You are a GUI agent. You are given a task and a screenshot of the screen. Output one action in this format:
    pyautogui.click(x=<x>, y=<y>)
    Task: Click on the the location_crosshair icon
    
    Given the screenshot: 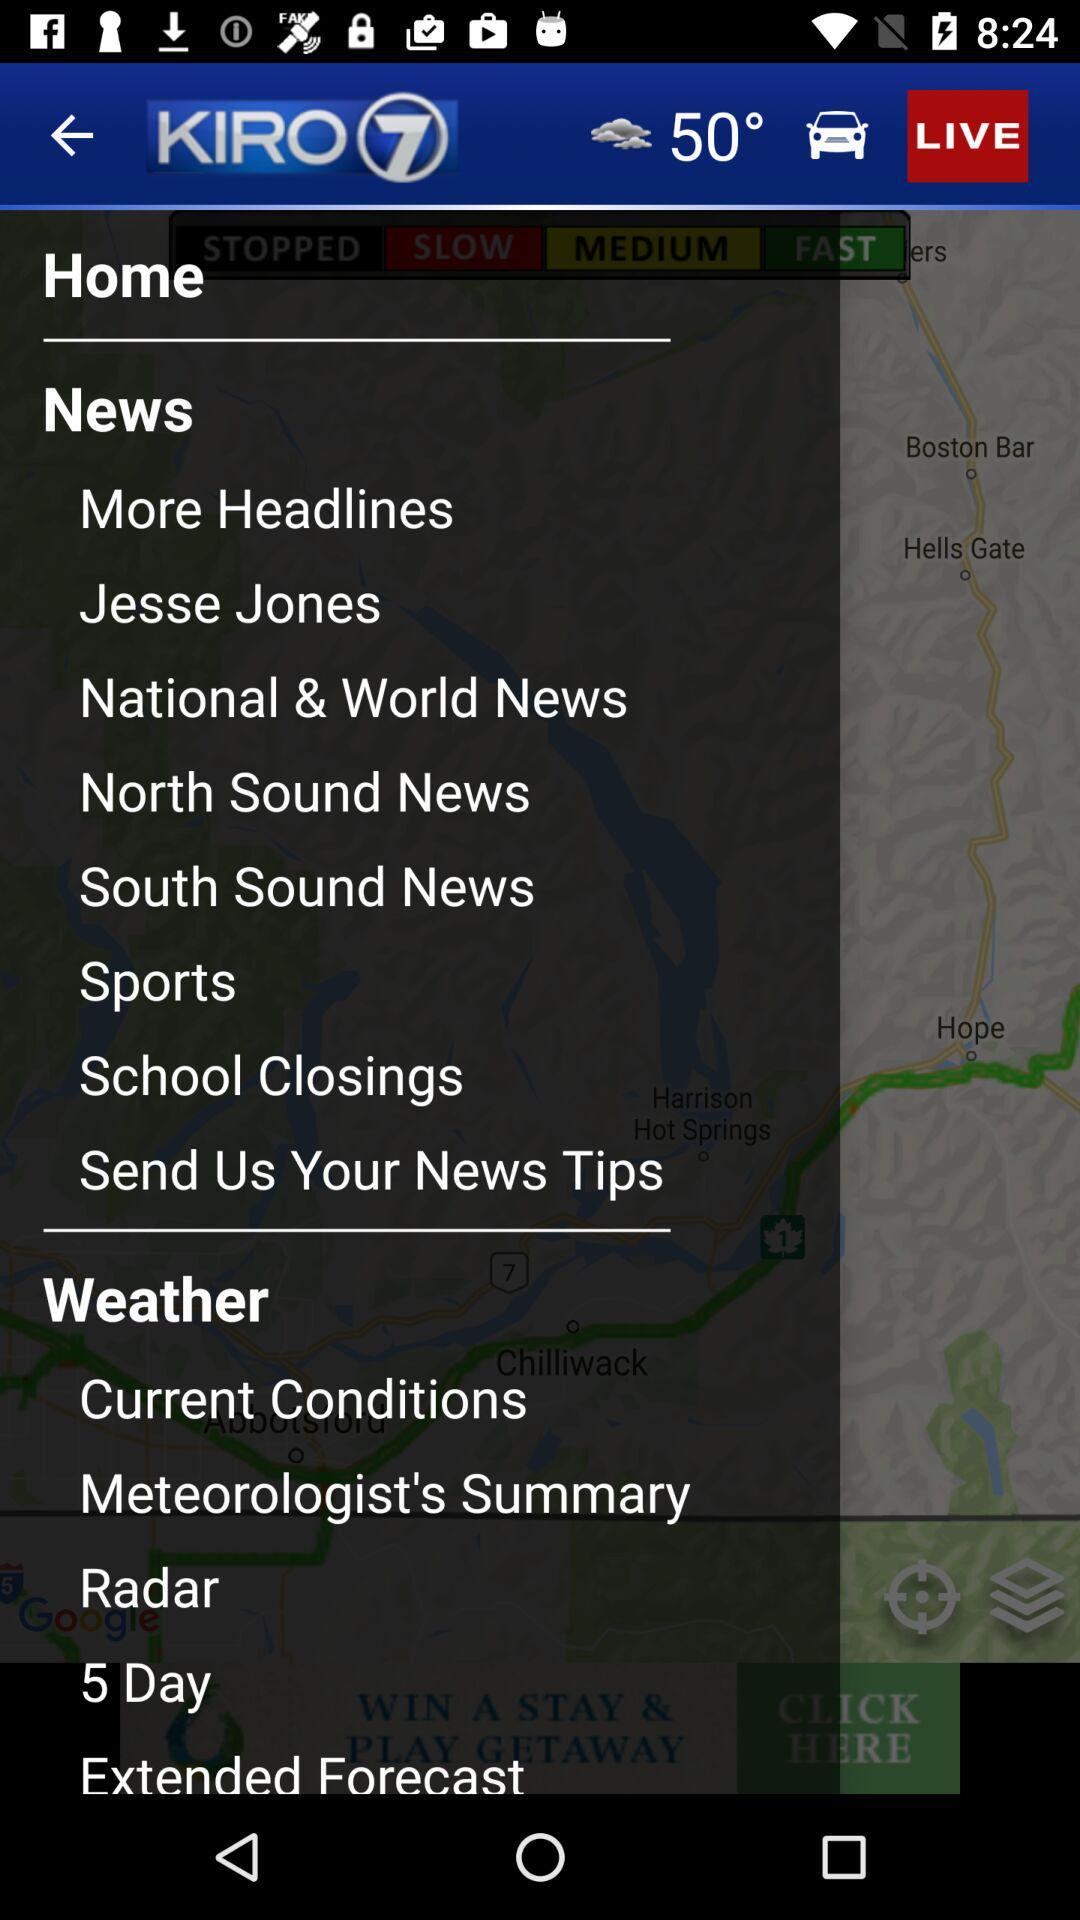 What is the action you would take?
    pyautogui.click(x=922, y=1610)
    